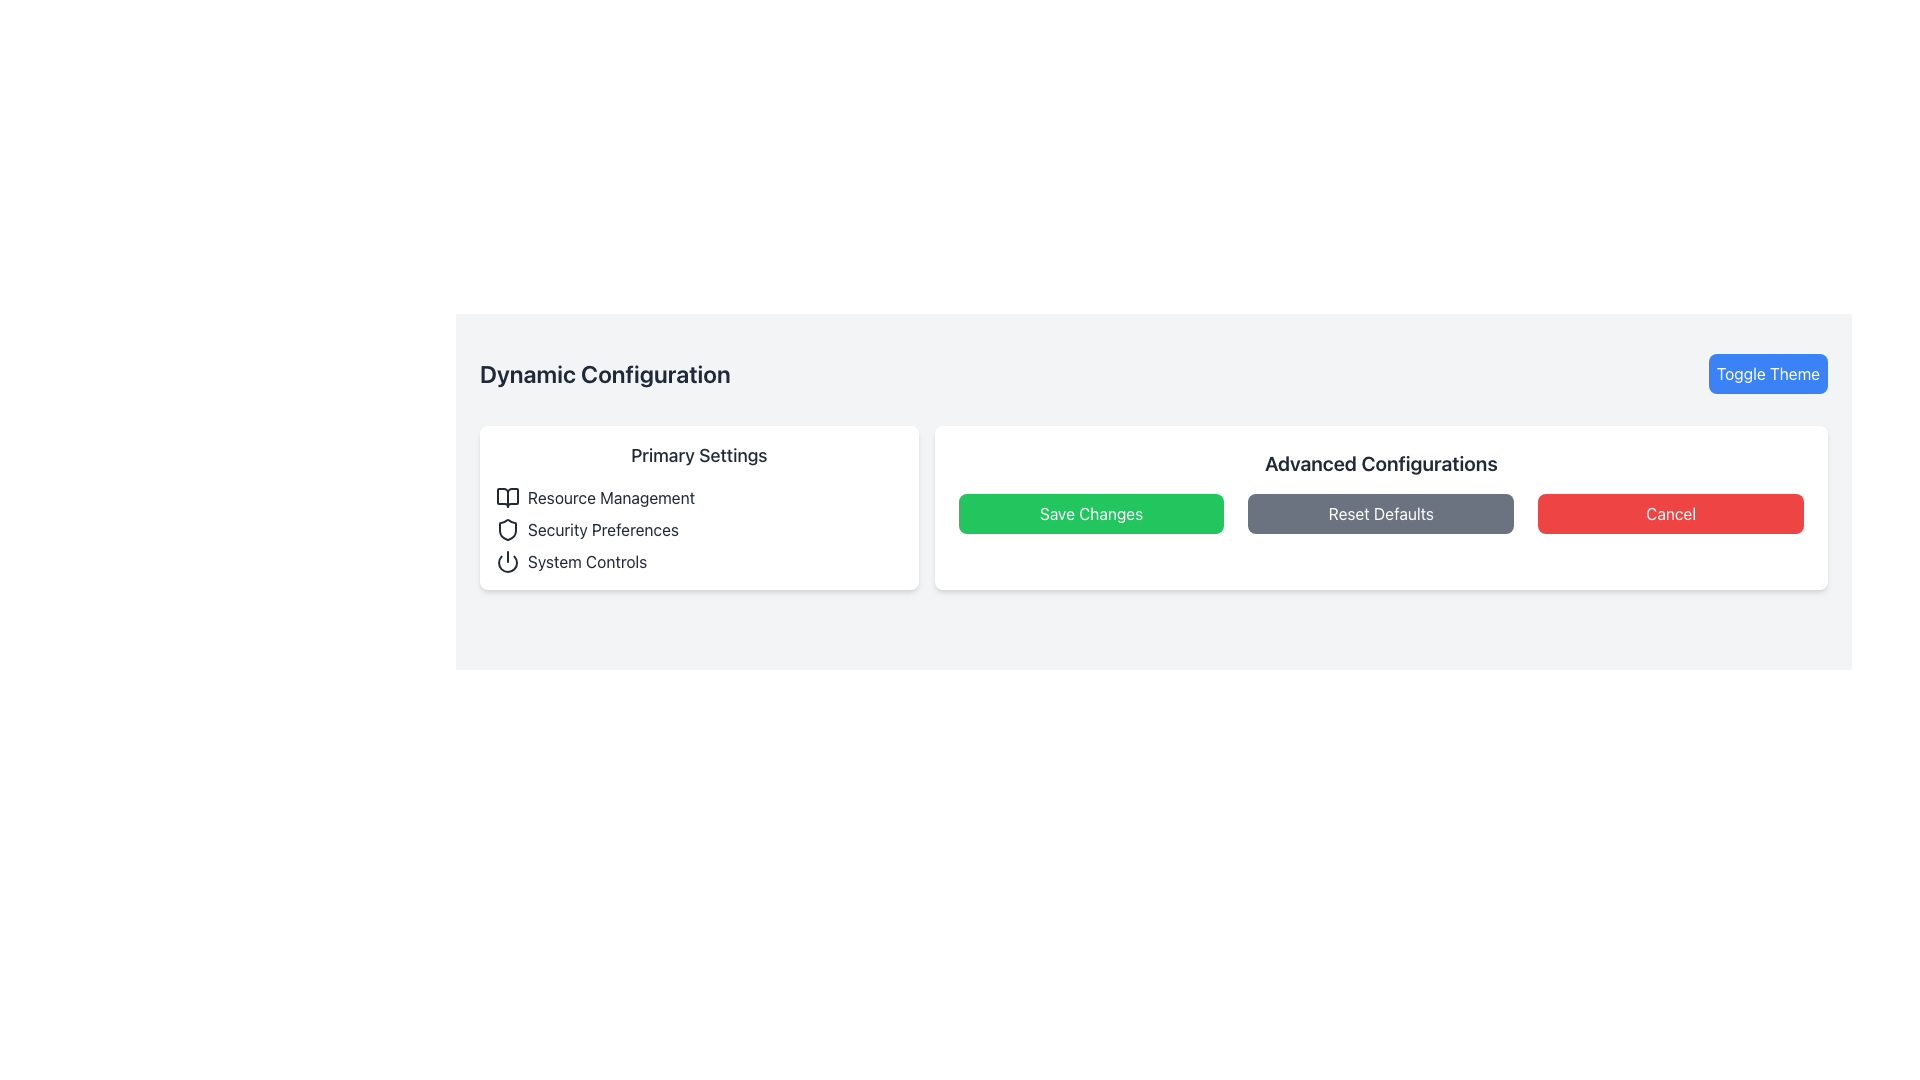  I want to click on the 'Reset to Defaults' button located in the central section of the 'Advanced Configurations' area to reset all settings to their default values, so click(1380, 512).